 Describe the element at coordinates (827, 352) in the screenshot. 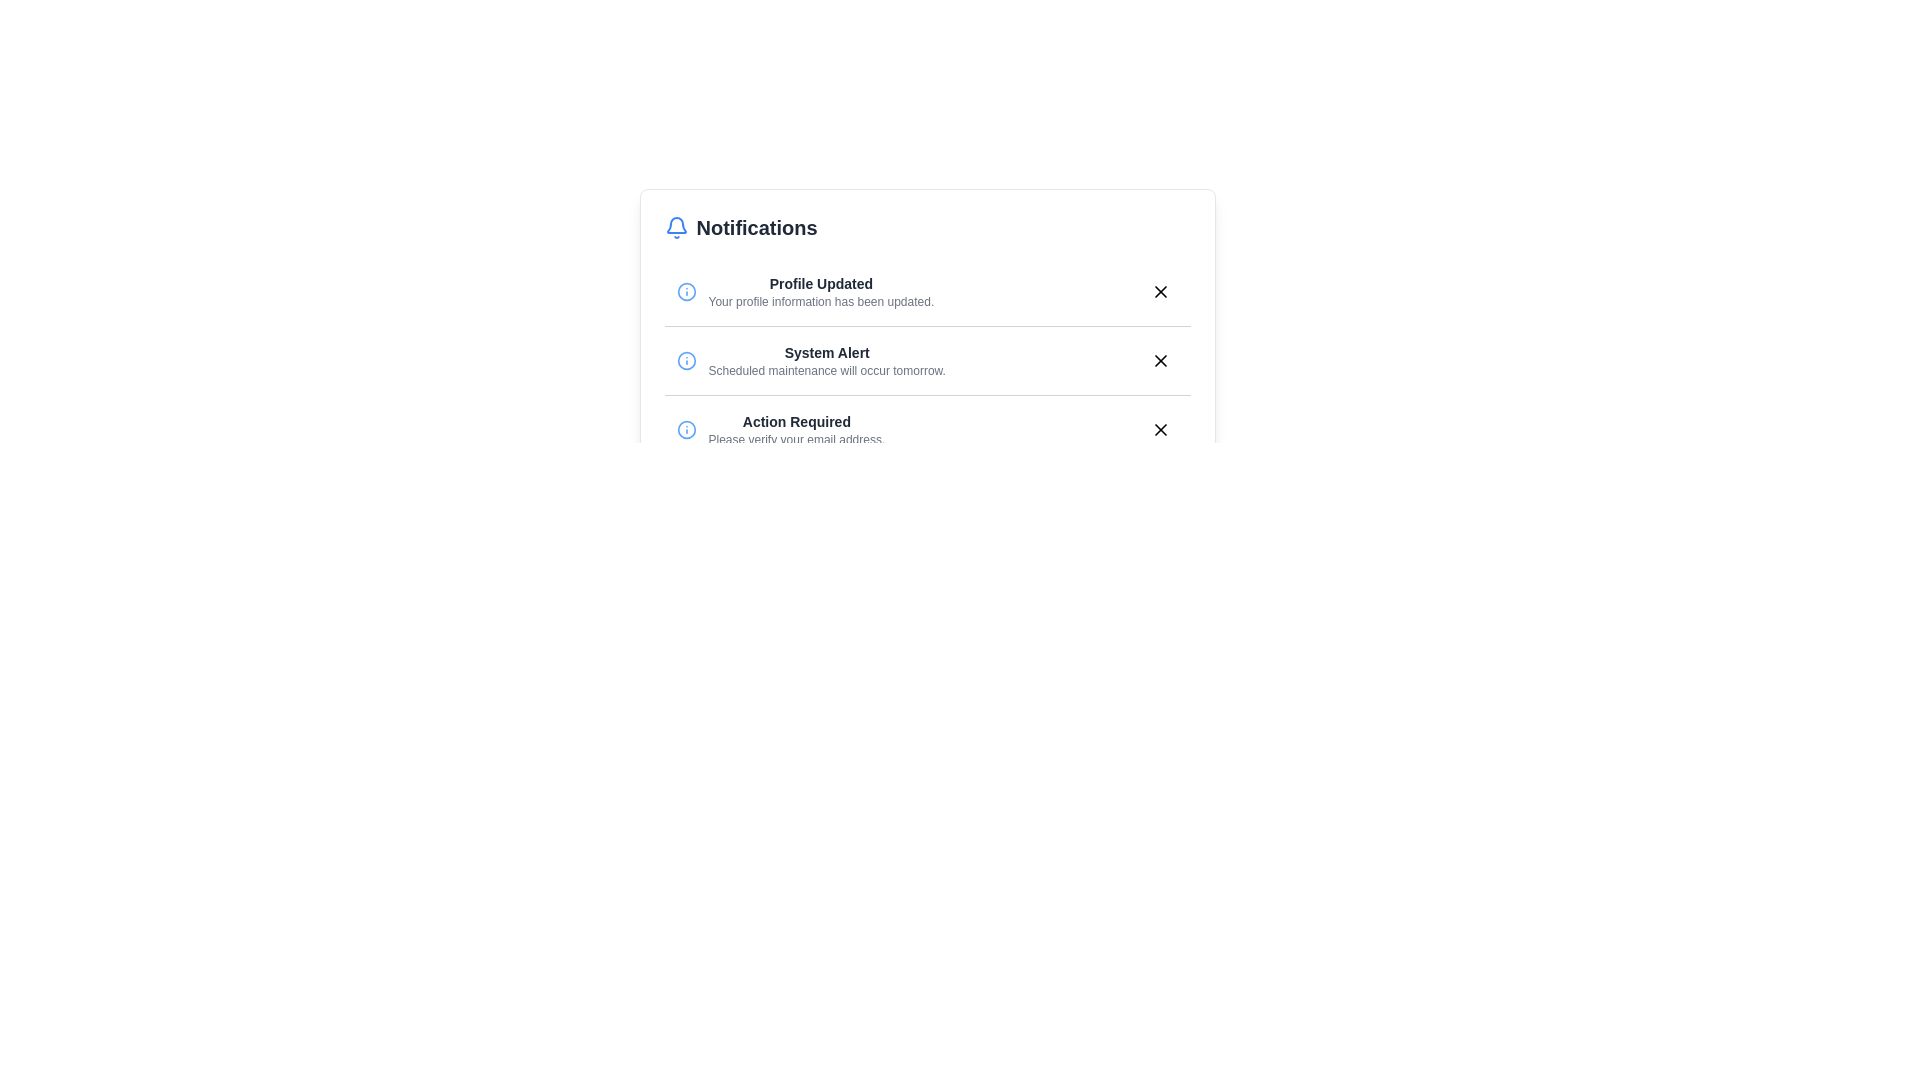

I see `the 'System Alert' text label which is displayed in bold dark gray above the subtext 'Scheduled maintenance will occur tomorrow.'` at that location.